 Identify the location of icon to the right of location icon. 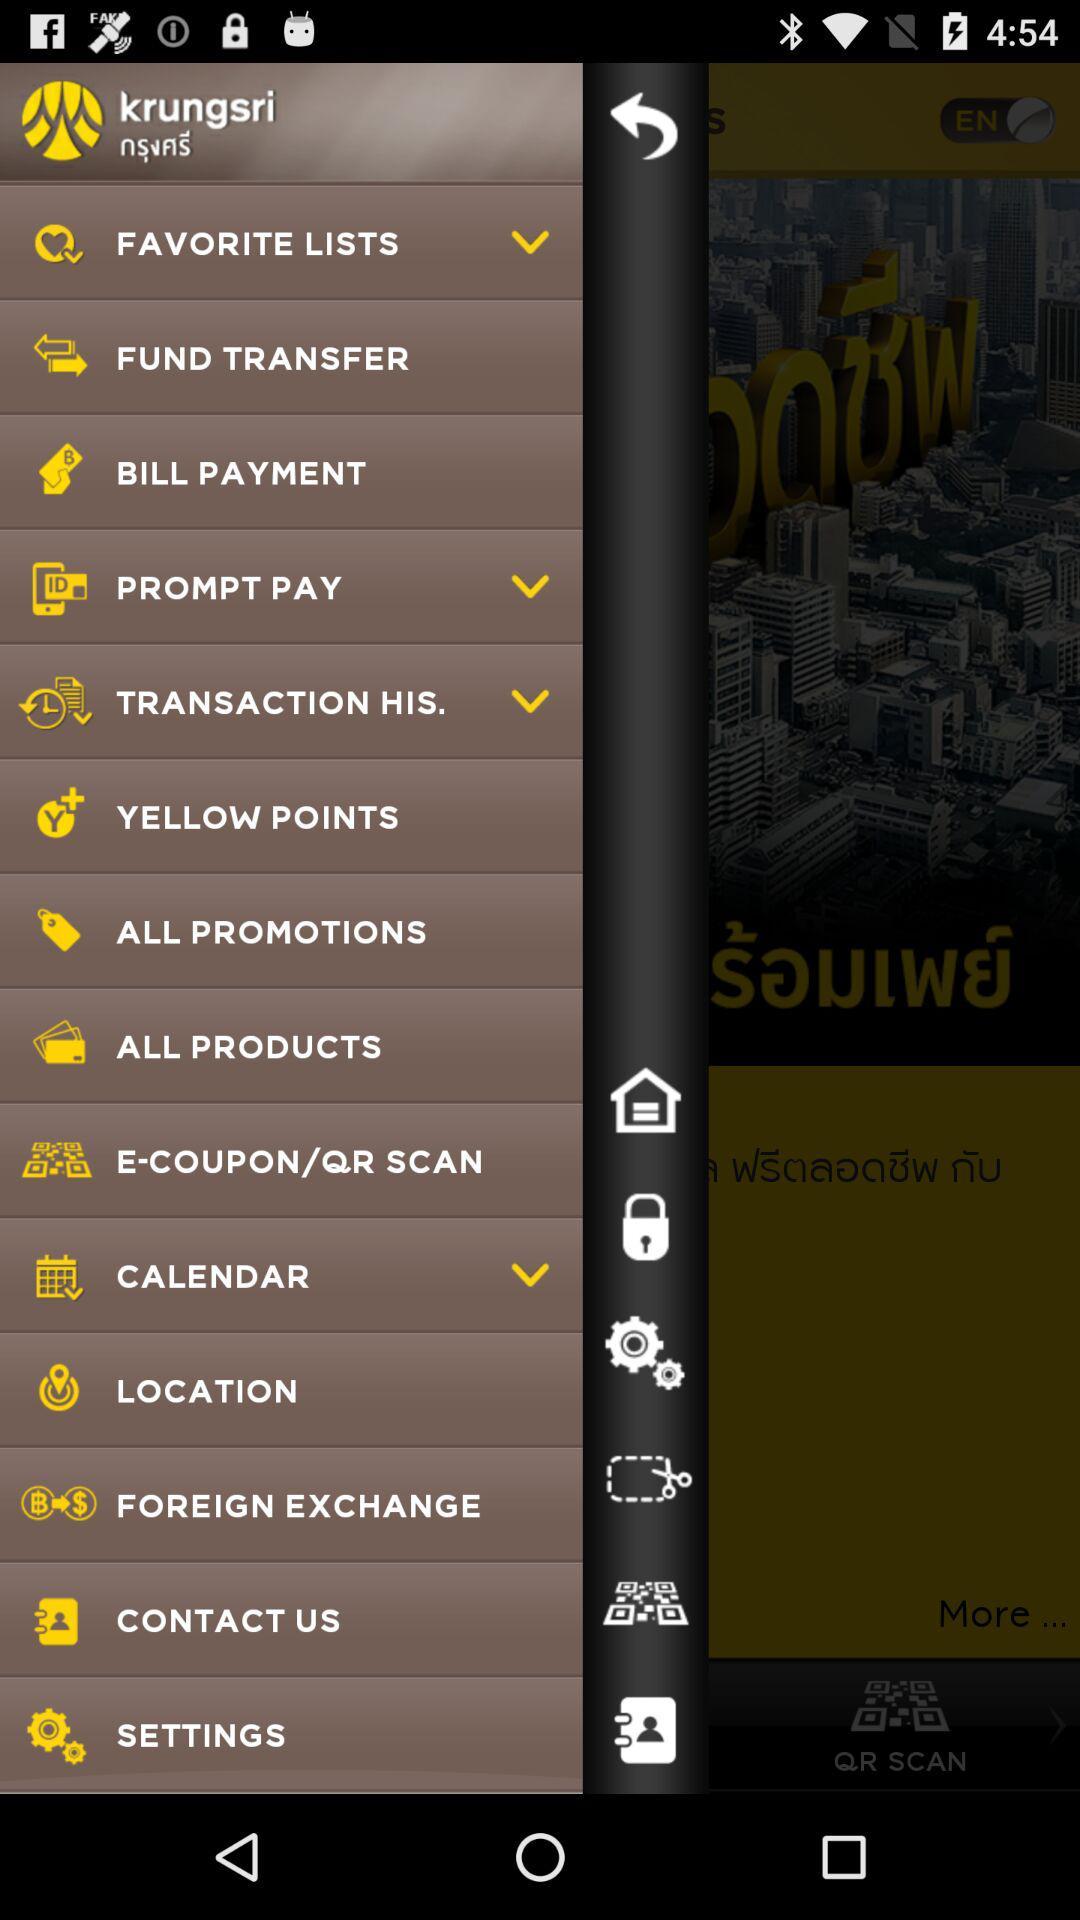
(645, 1478).